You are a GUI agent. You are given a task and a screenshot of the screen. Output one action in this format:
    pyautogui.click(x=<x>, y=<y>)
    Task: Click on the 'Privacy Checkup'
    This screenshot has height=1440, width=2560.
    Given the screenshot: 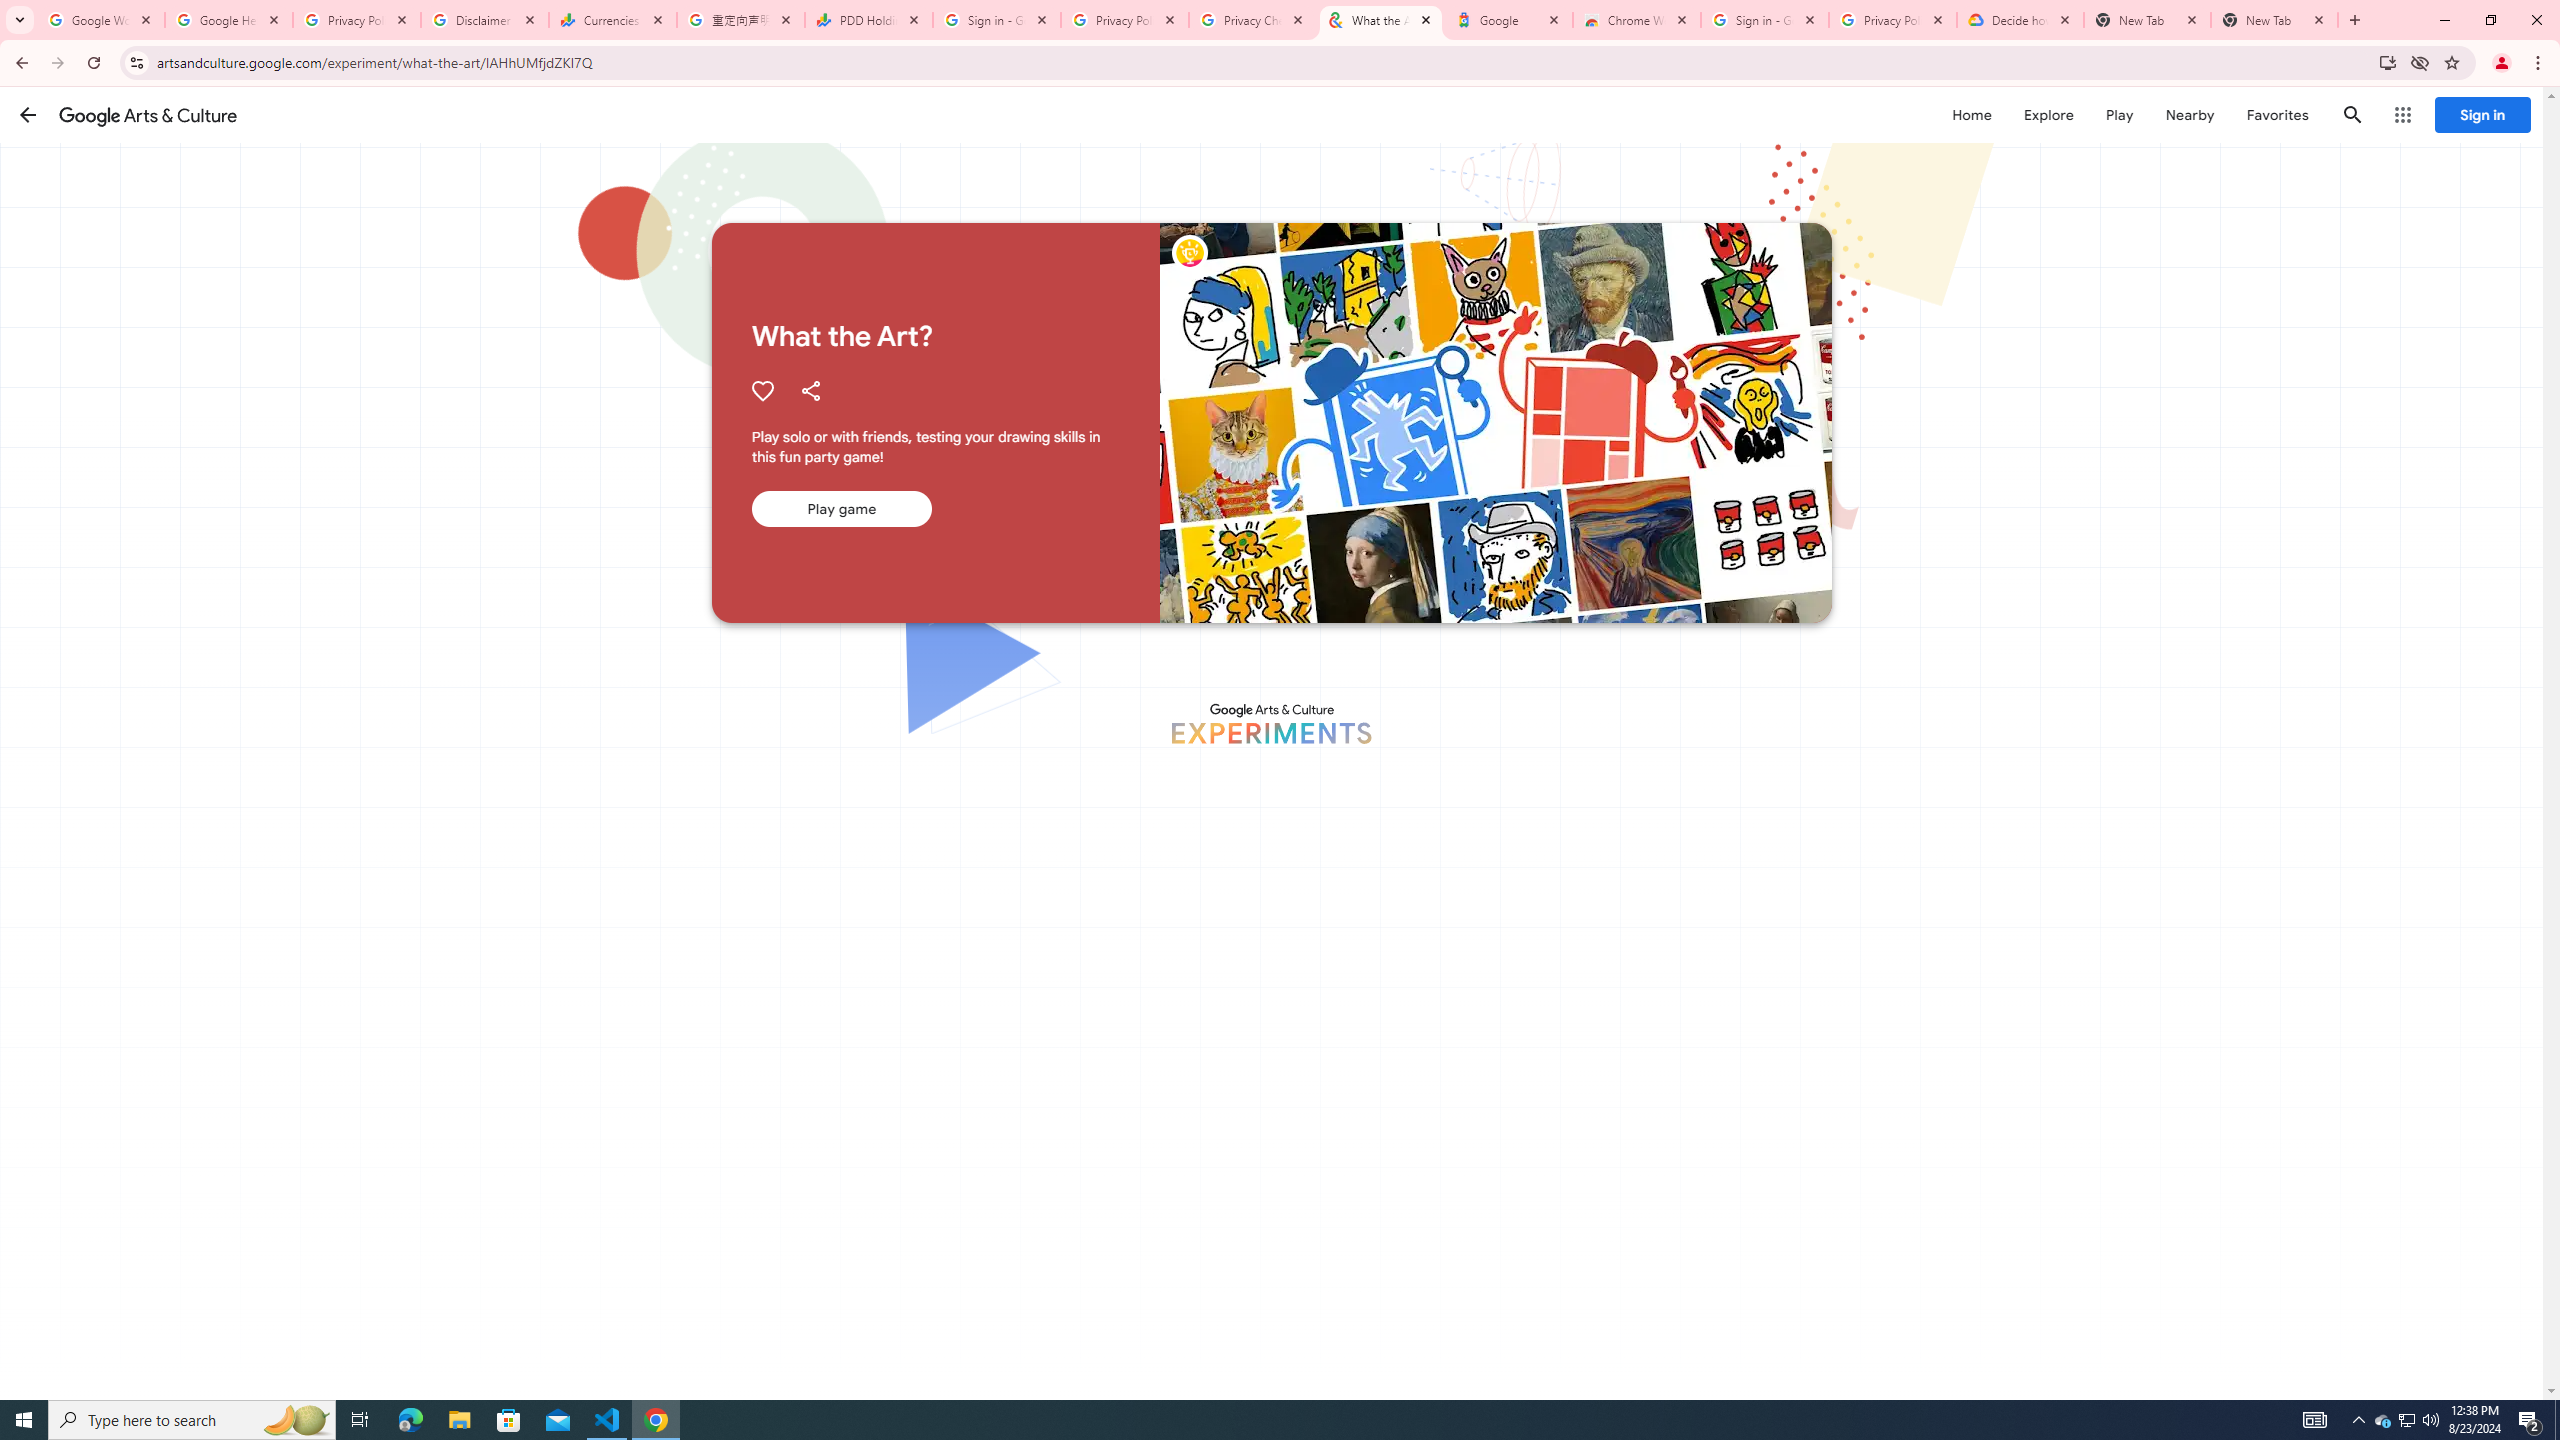 What is the action you would take?
    pyautogui.click(x=1252, y=19)
    